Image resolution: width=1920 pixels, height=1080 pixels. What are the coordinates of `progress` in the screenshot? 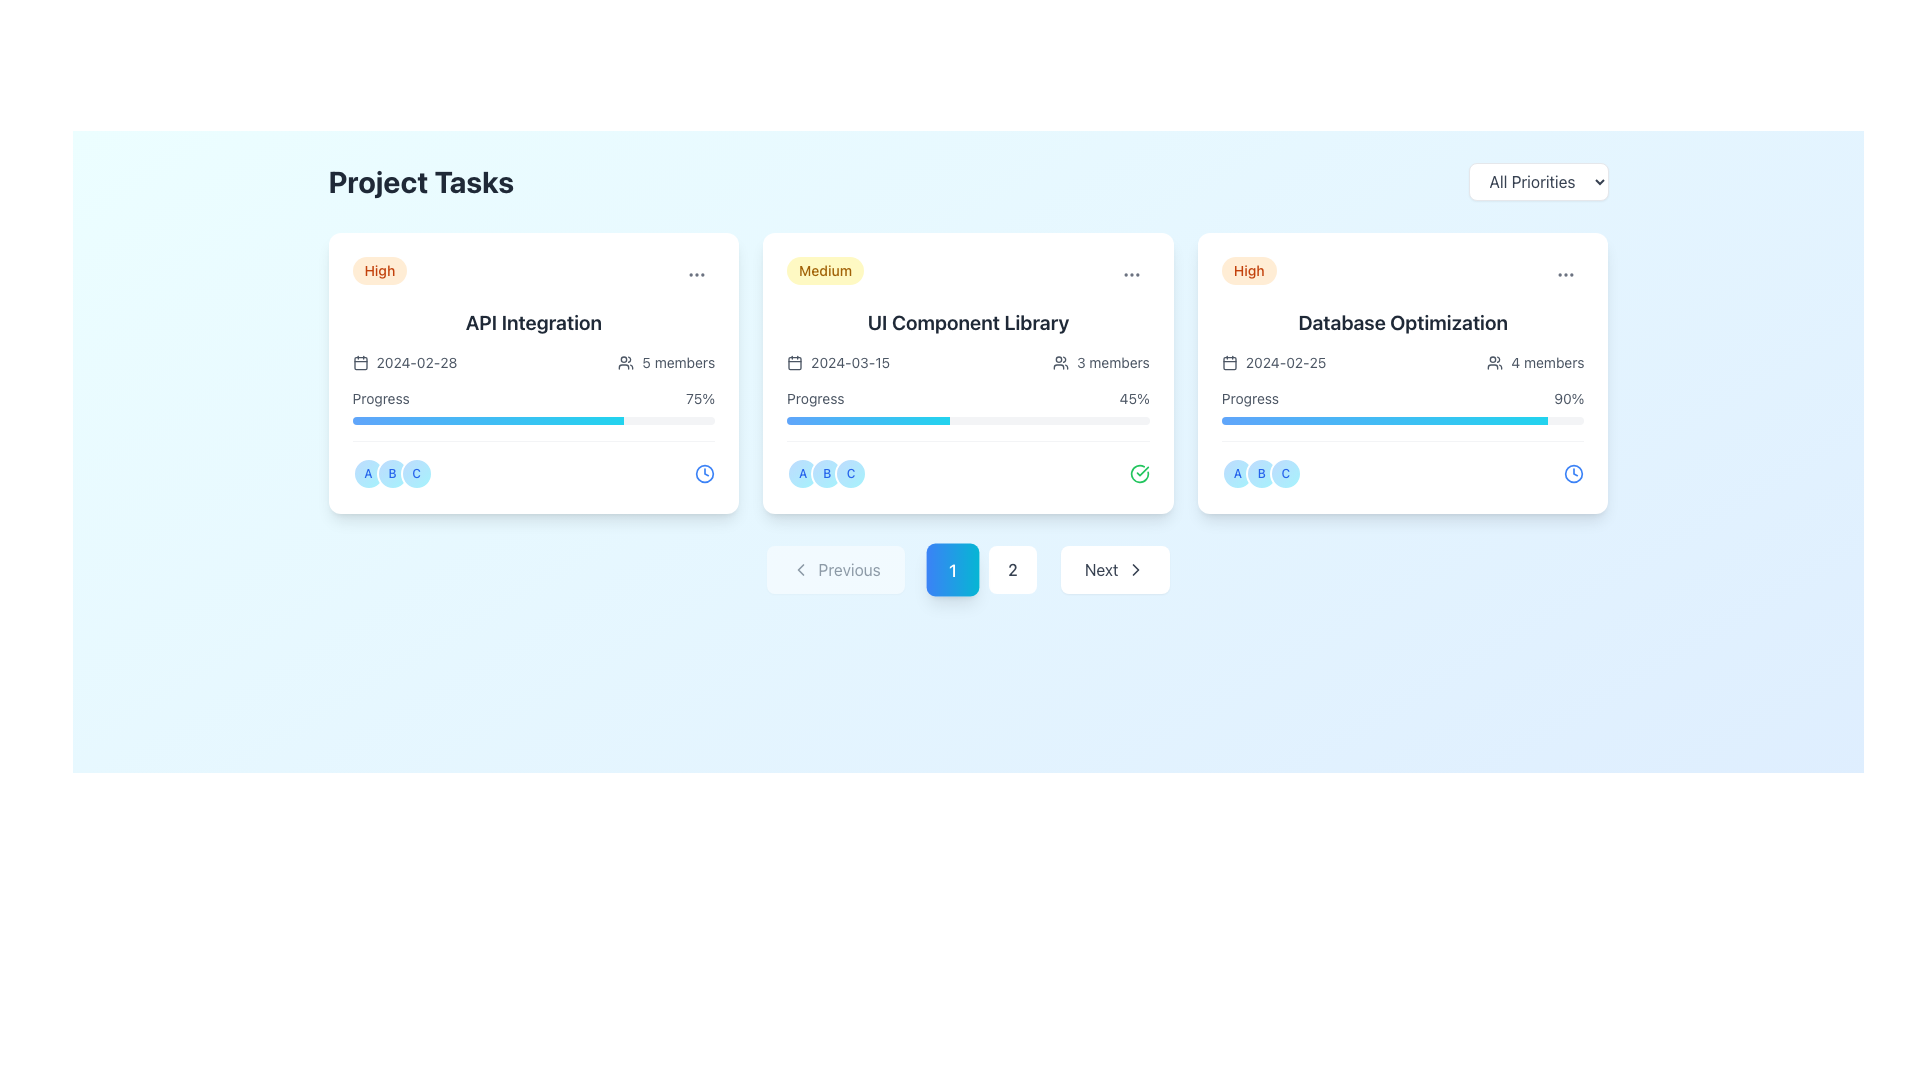 It's located at (1476, 419).